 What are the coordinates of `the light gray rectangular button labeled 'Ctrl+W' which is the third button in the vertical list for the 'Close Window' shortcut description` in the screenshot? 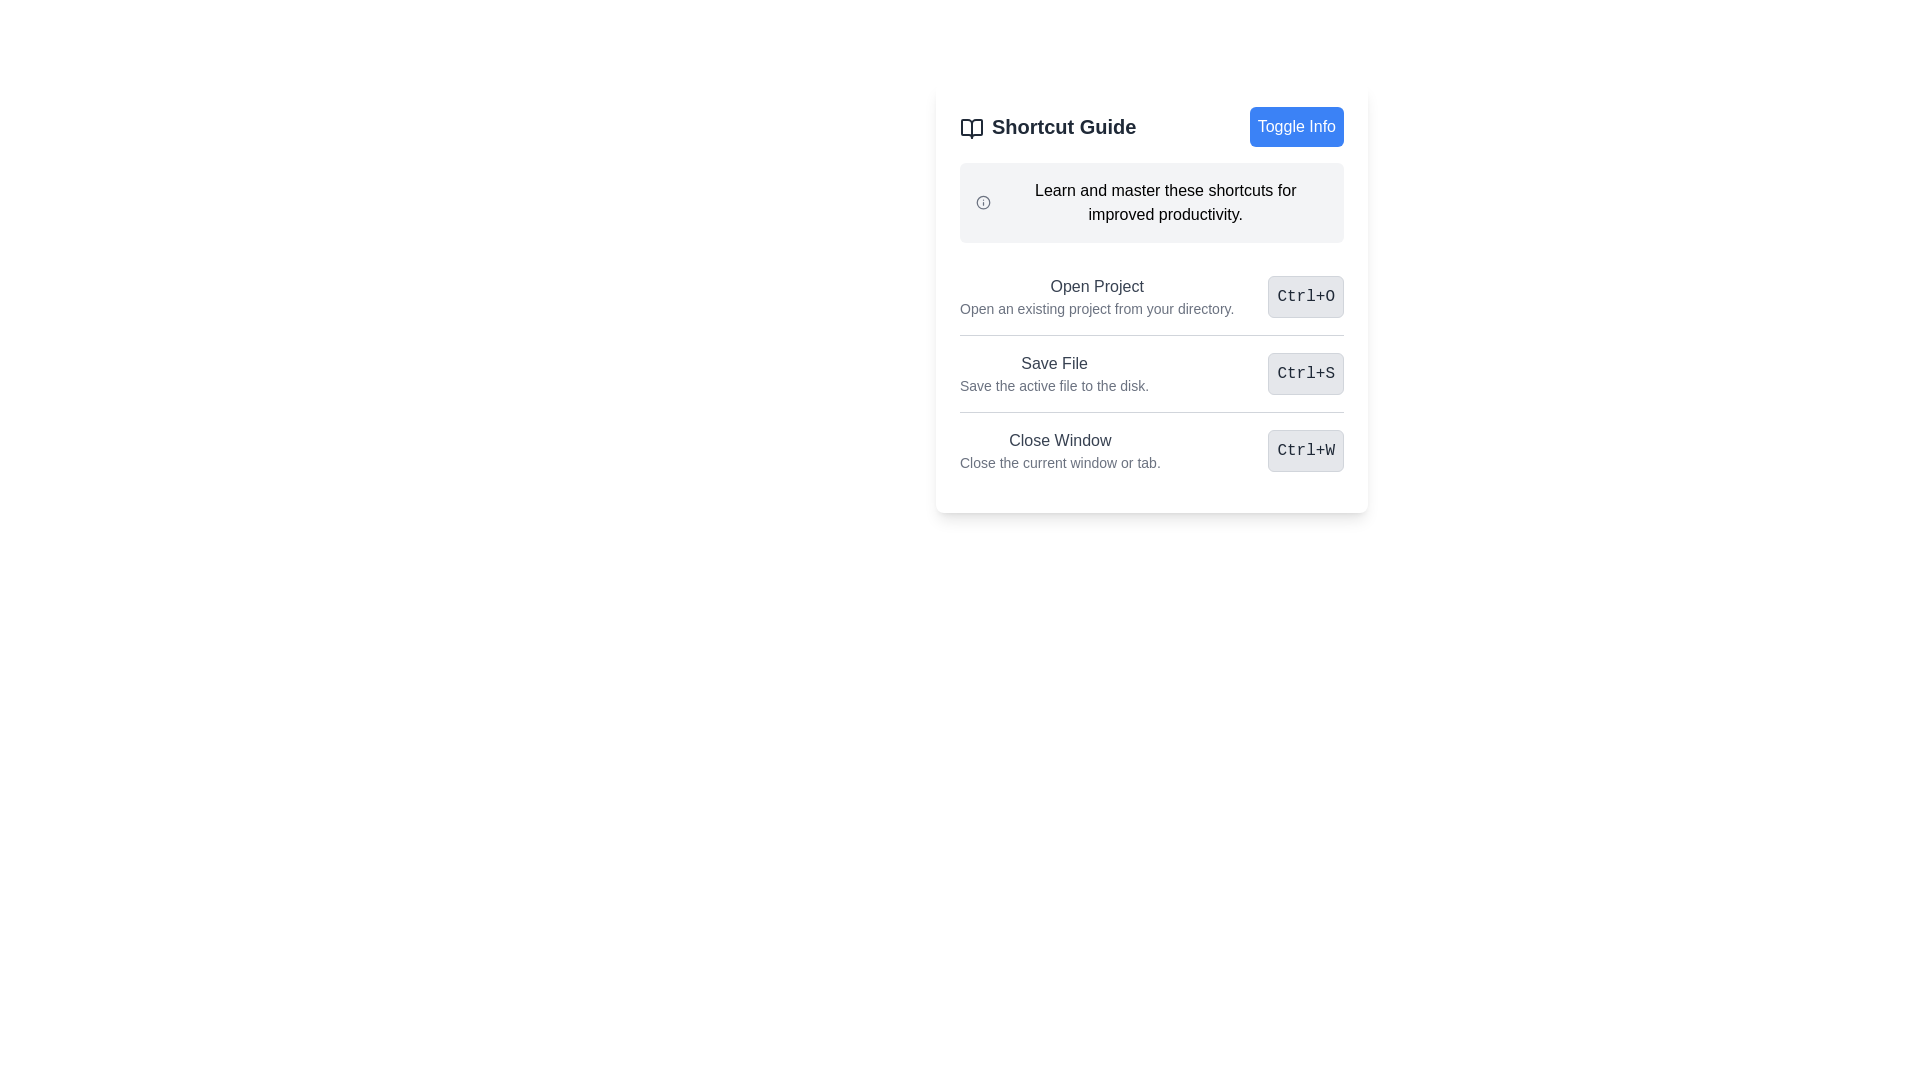 It's located at (1306, 451).